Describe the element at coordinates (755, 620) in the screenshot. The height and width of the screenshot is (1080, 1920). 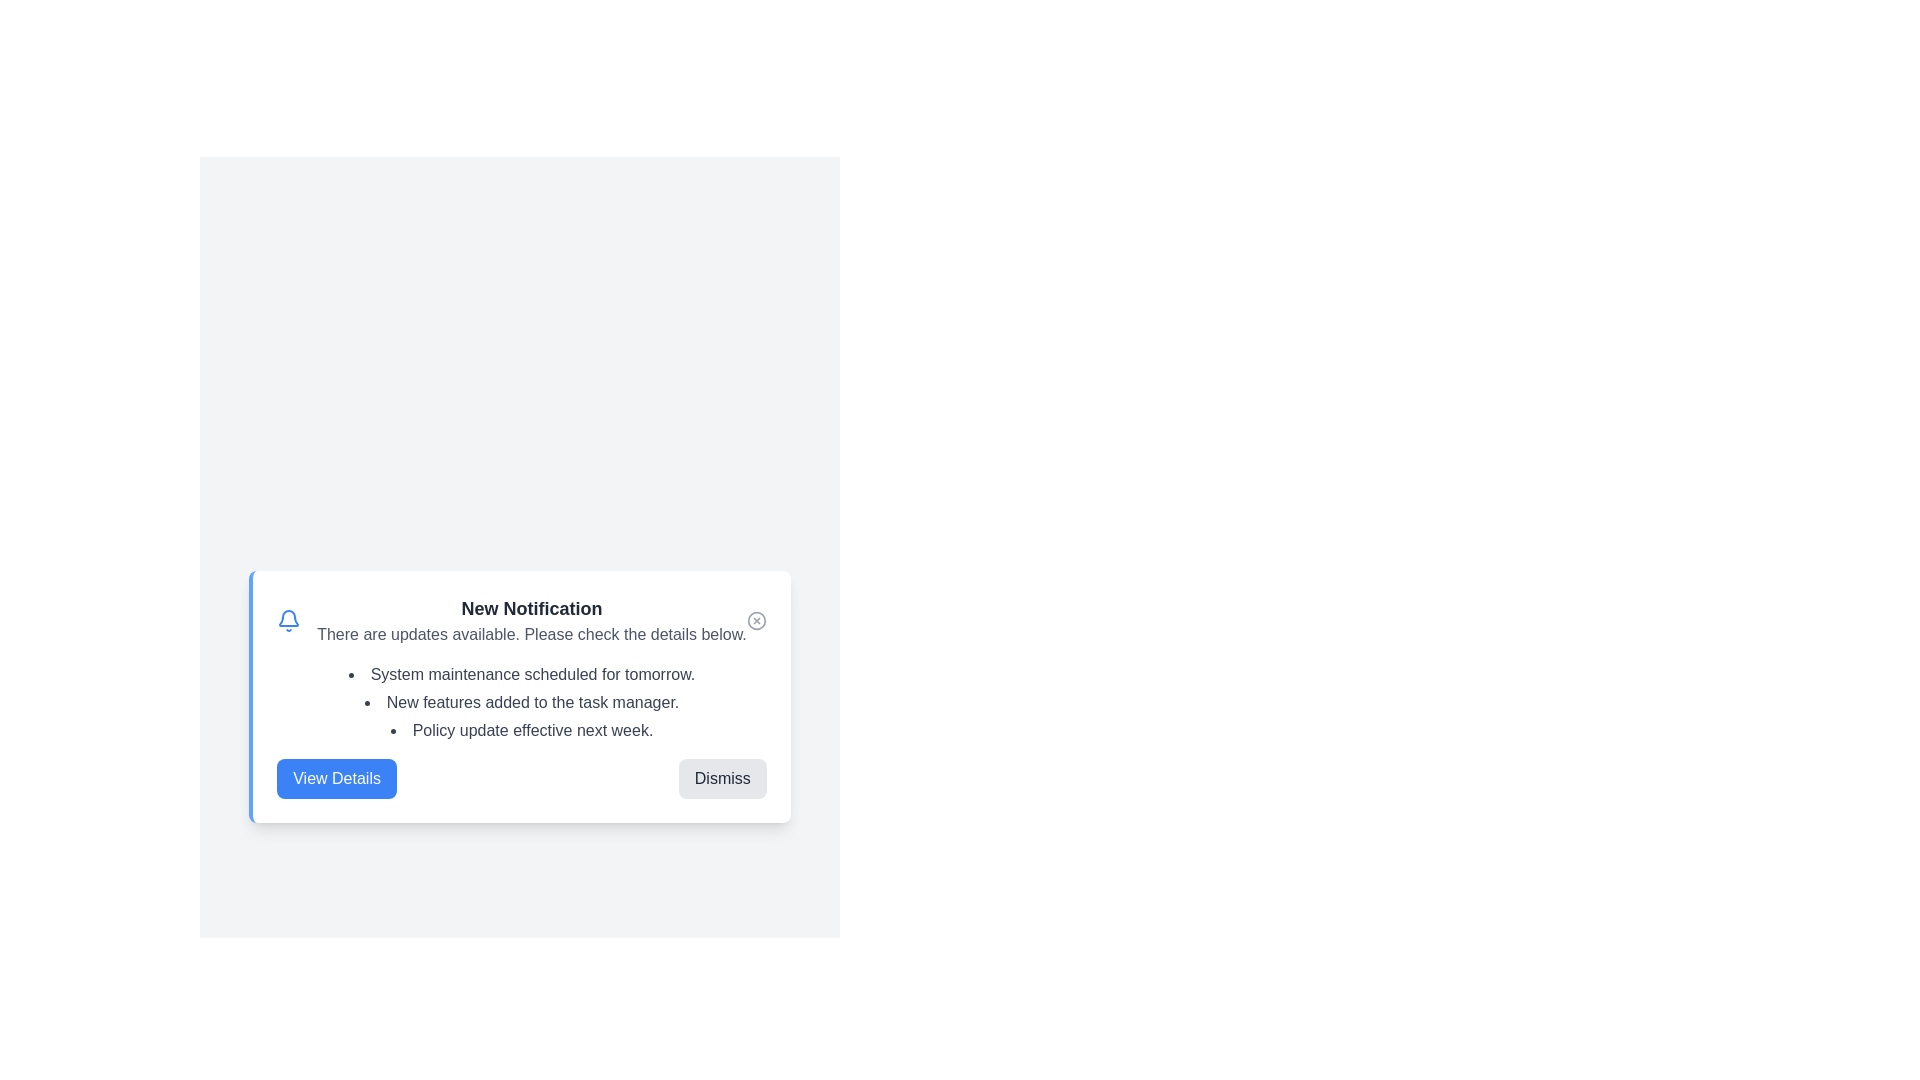
I see `the close button to dismiss the alert` at that location.